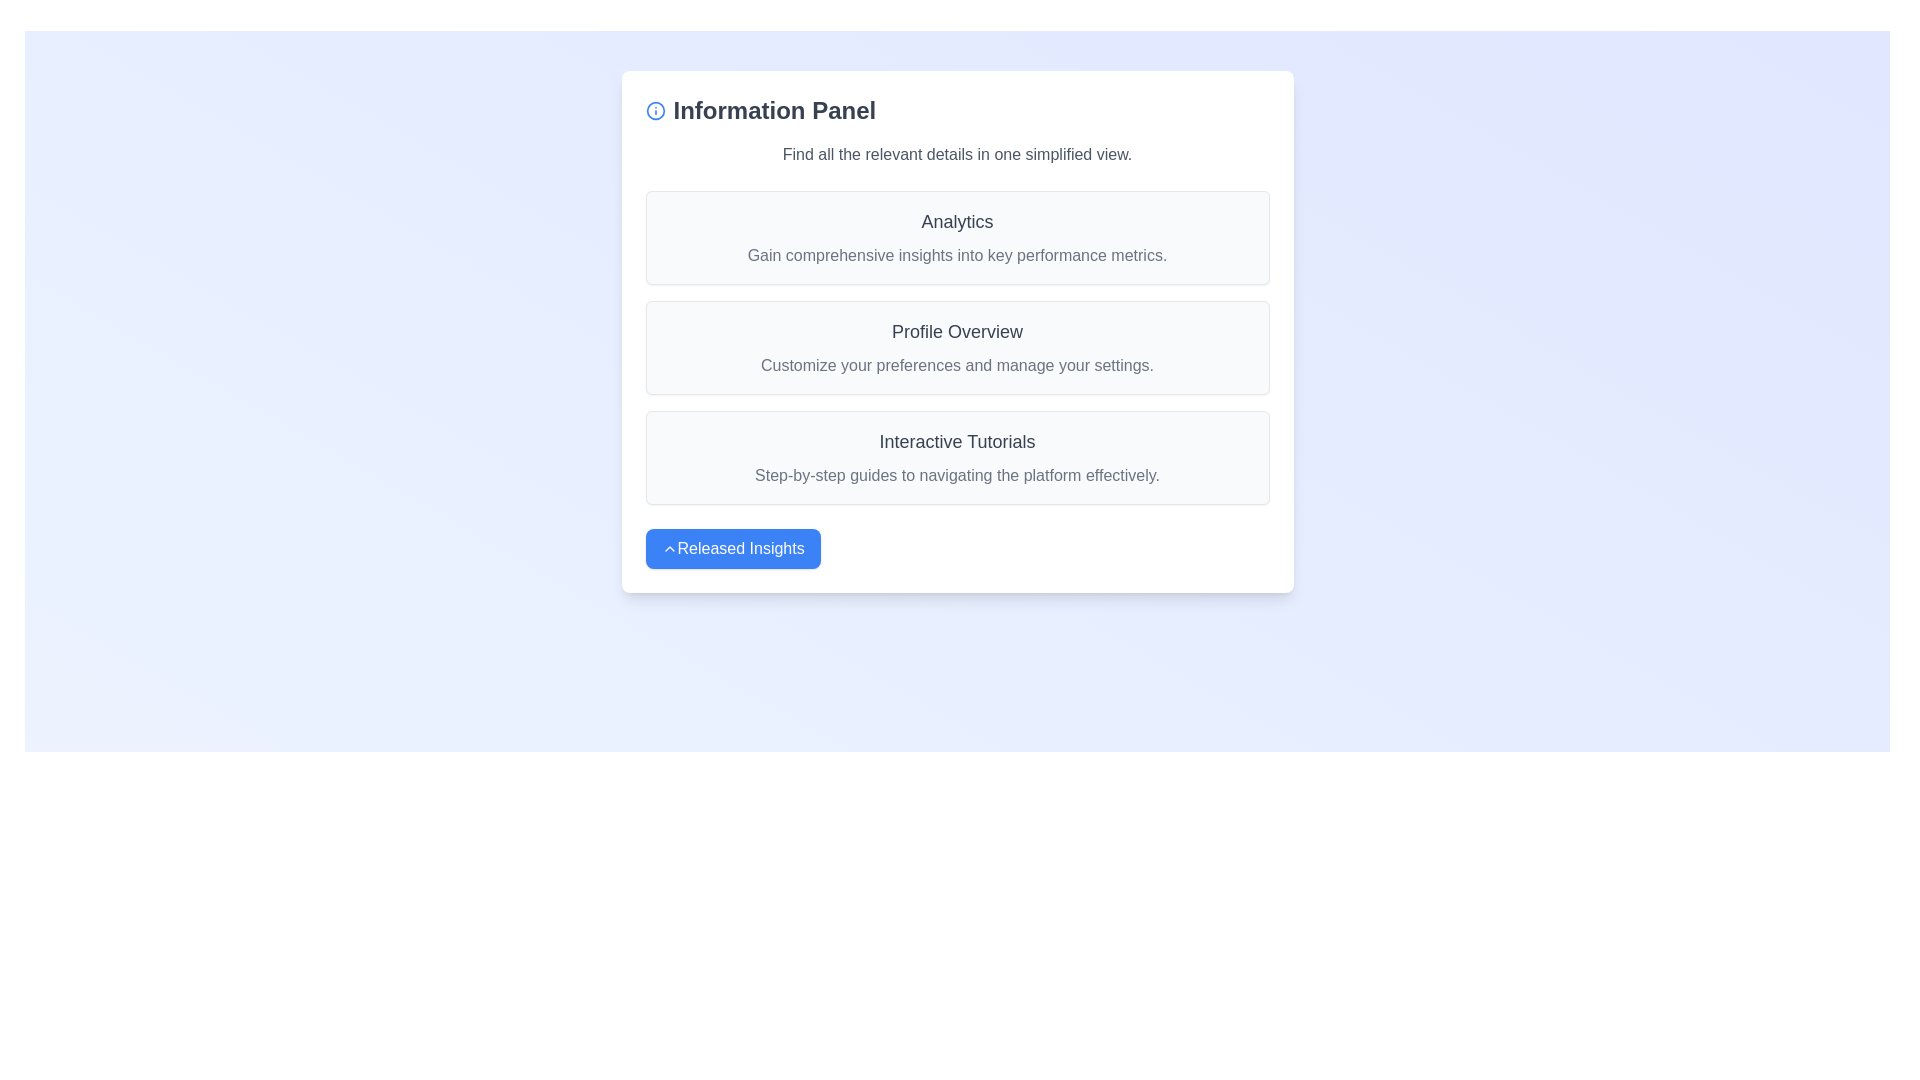 This screenshot has width=1920, height=1080. I want to click on text label indicating 'Interactive Tutorials', which serves as the title for the section, located centrally in the third section of the vertically stacked list, so click(956, 441).